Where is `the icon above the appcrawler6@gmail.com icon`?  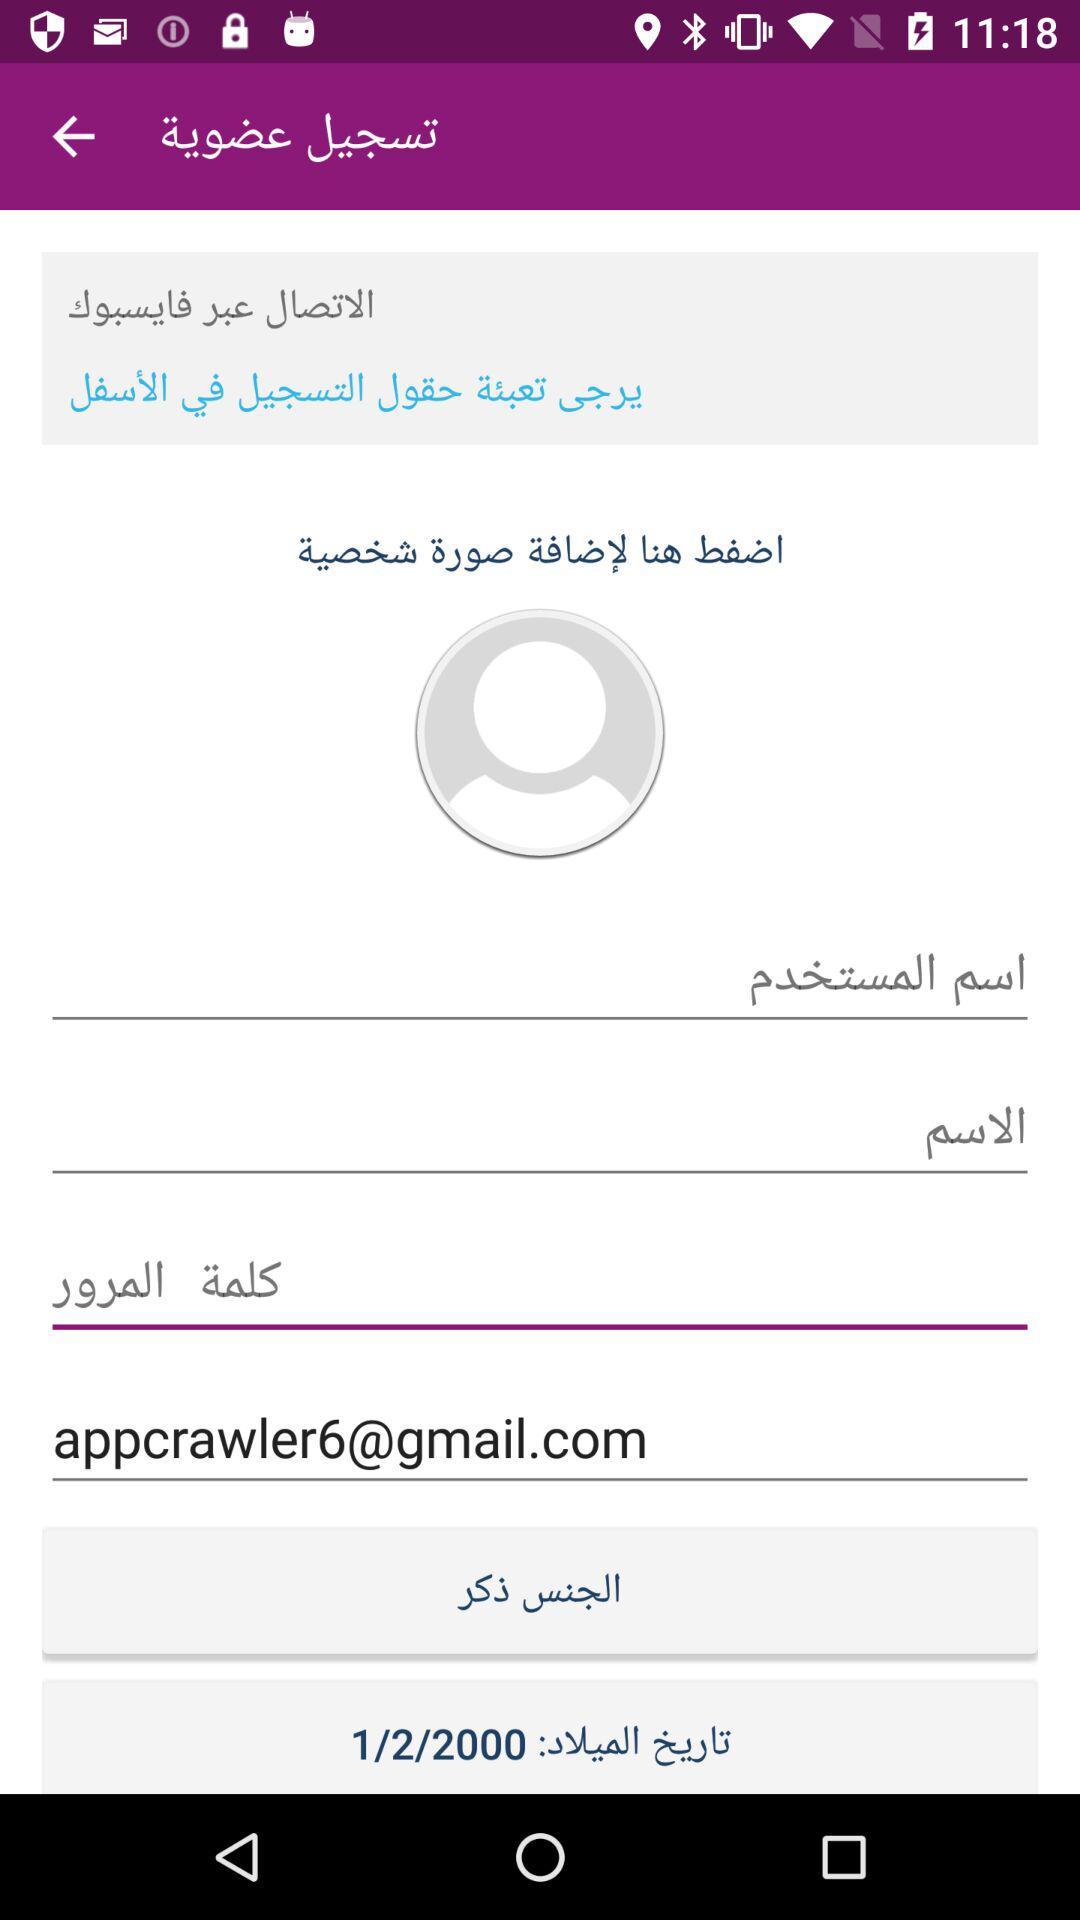
the icon above the appcrawler6@gmail.com icon is located at coordinates (540, 1283).